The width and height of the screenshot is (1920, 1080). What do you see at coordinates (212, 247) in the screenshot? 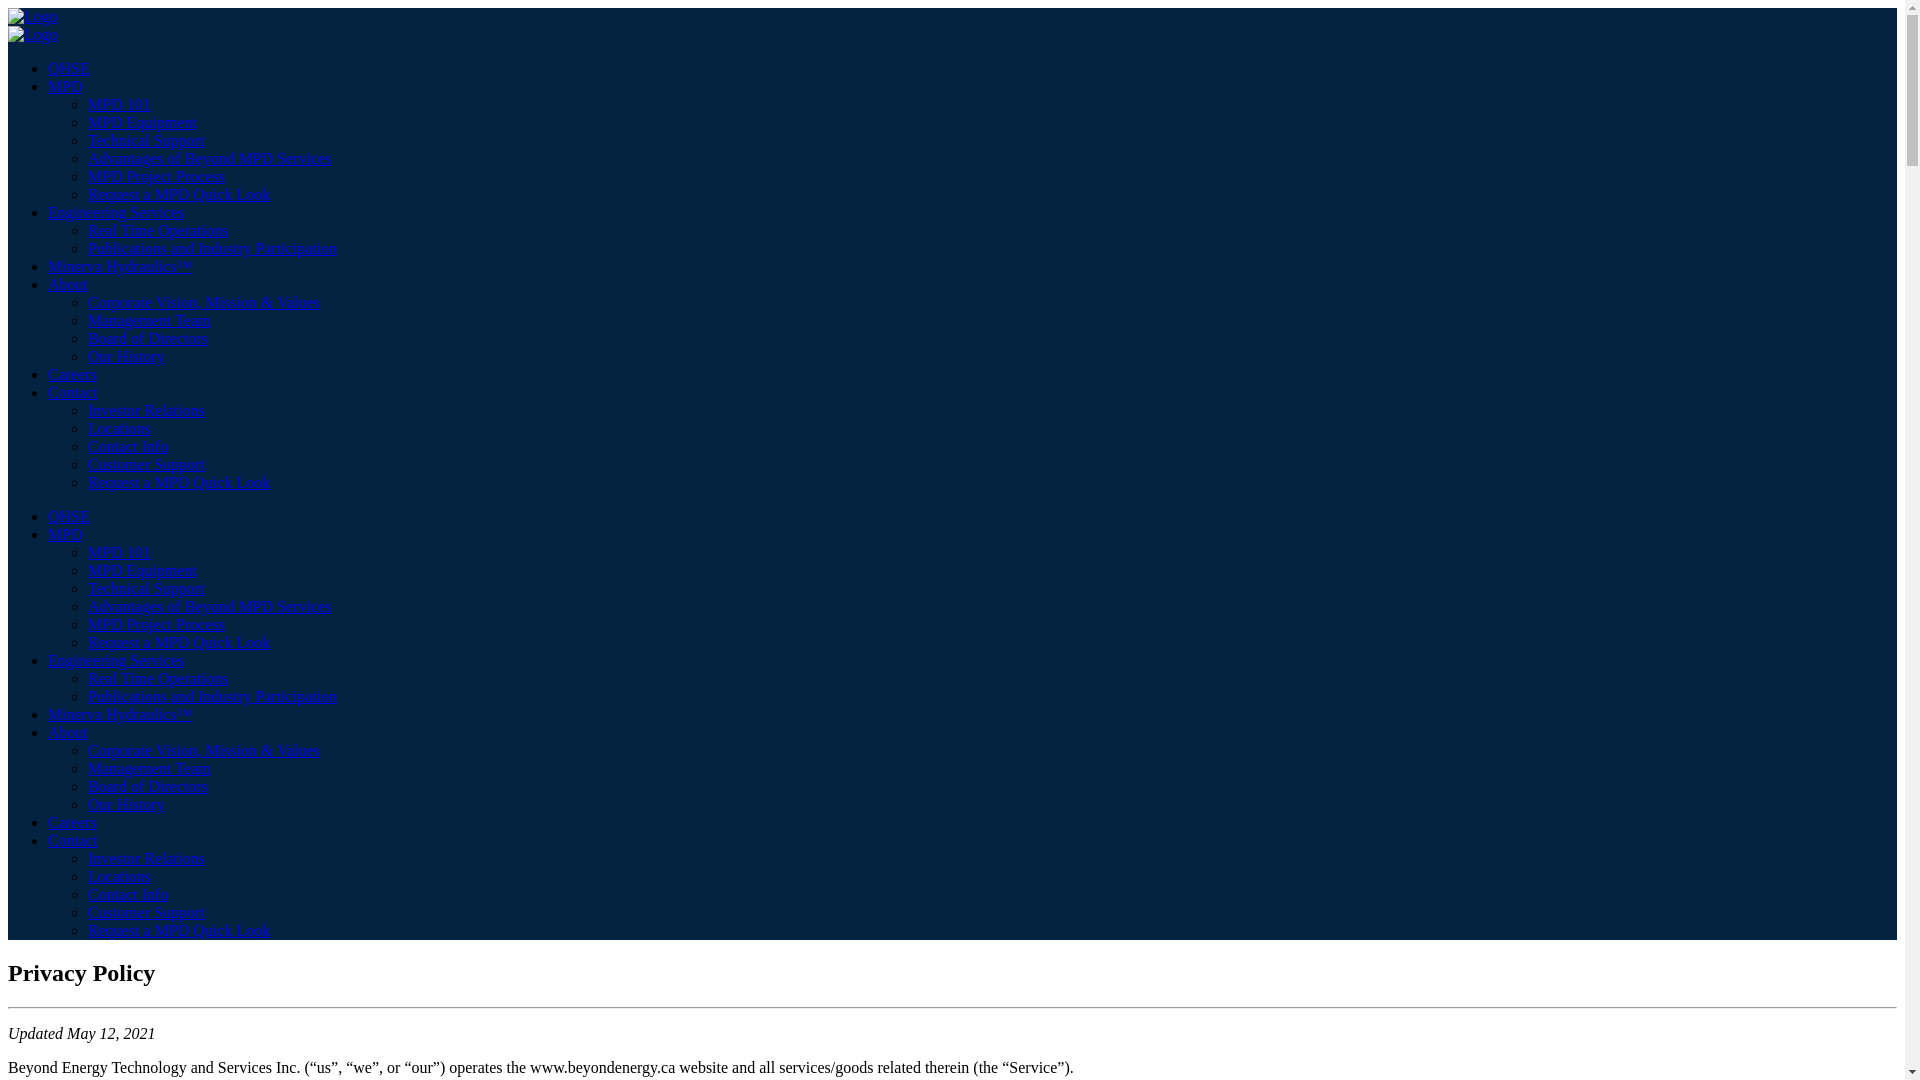
I see `'Publications and Industry Participation'` at bounding box center [212, 247].